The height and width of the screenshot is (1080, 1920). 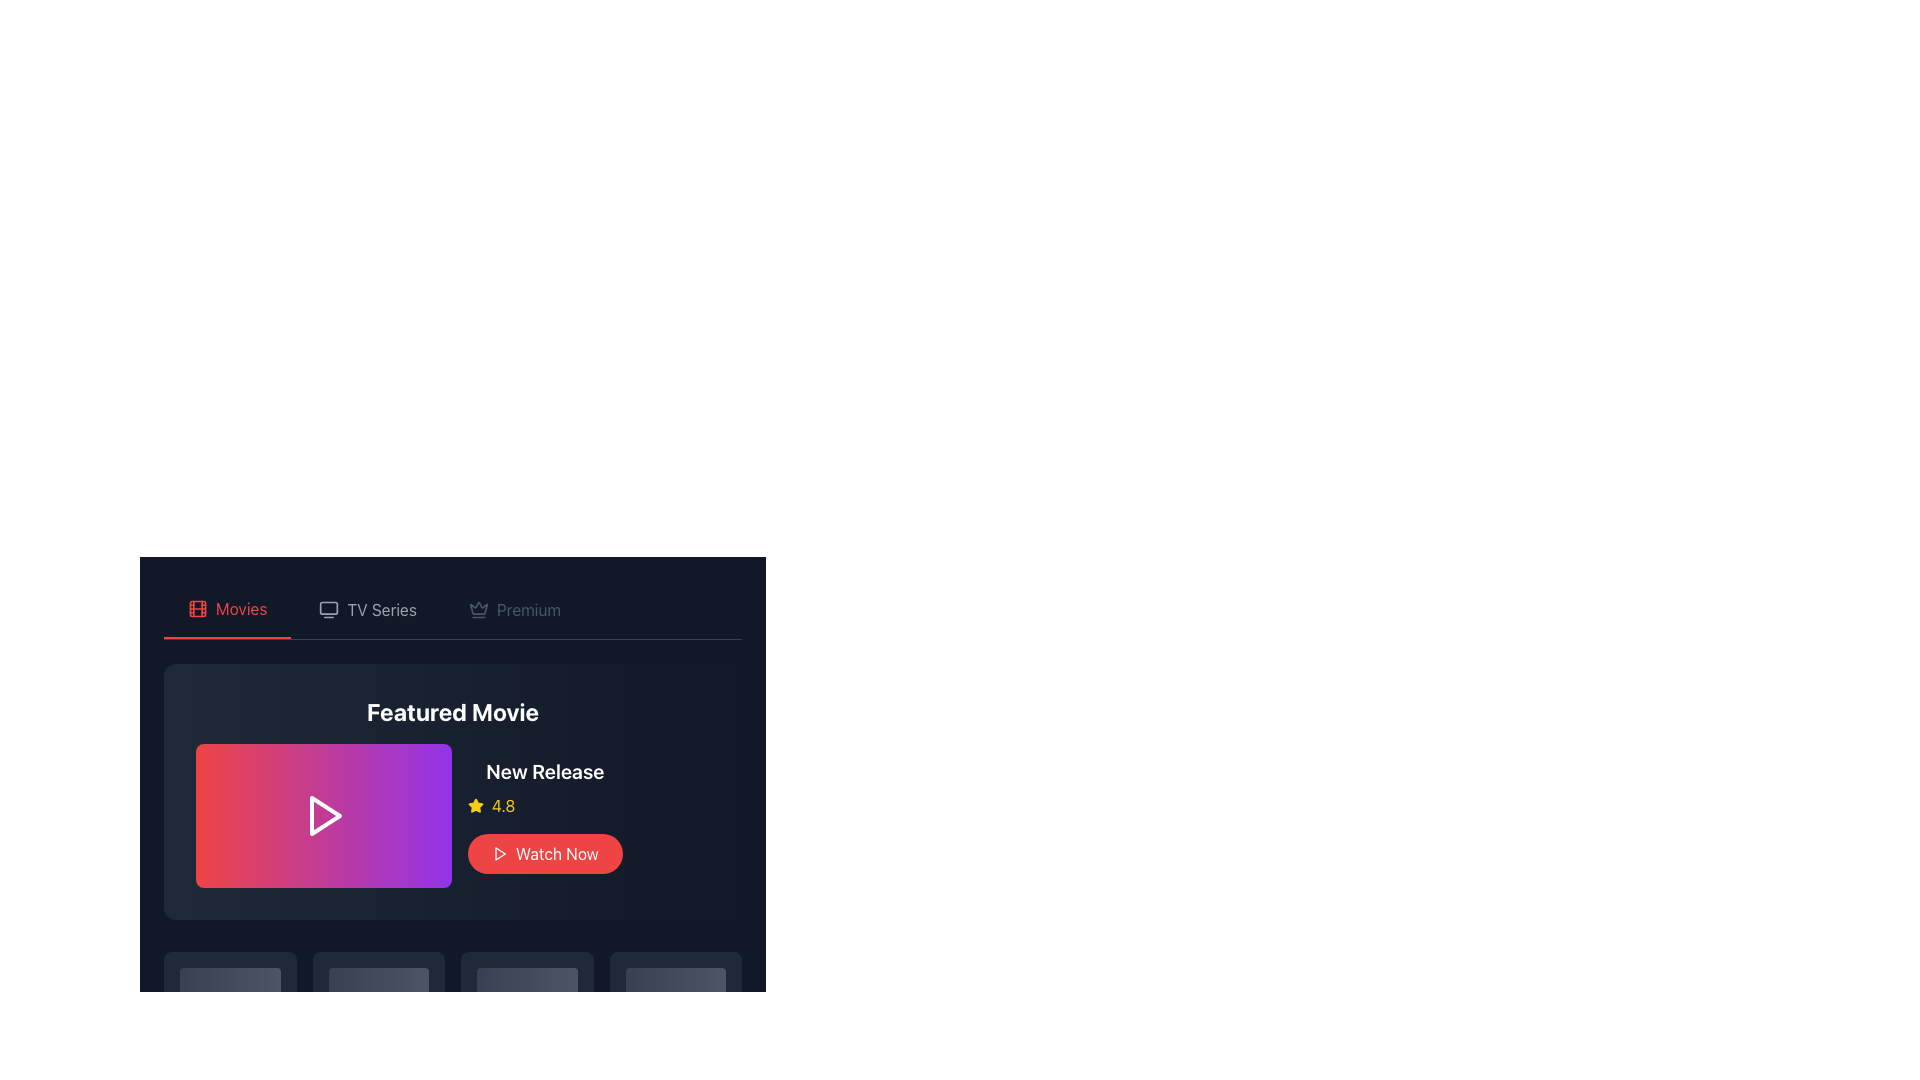 What do you see at coordinates (474, 805) in the screenshot?
I see `the small yellow star icon with sharp edges located next to the numeric rating value (4.8) below the 'New Release' section` at bounding box center [474, 805].